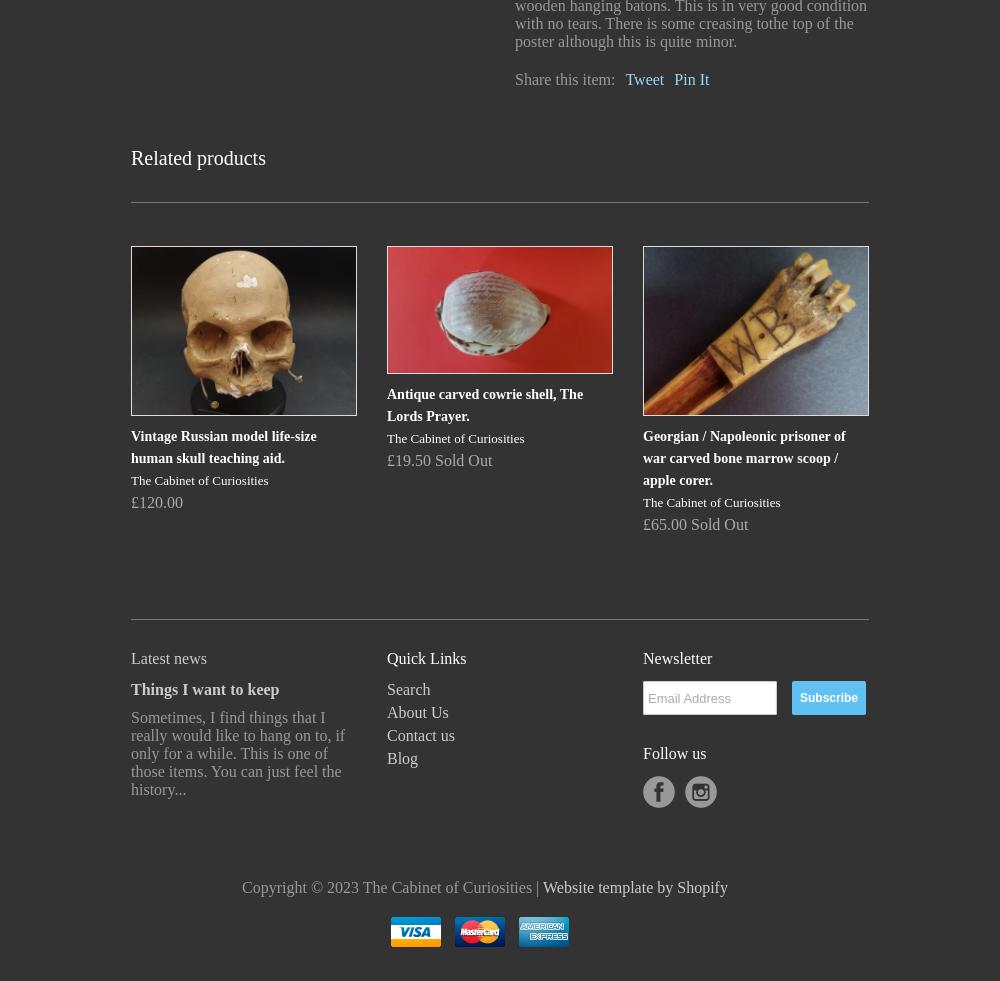  What do you see at coordinates (644, 78) in the screenshot?
I see `'Tweet'` at bounding box center [644, 78].